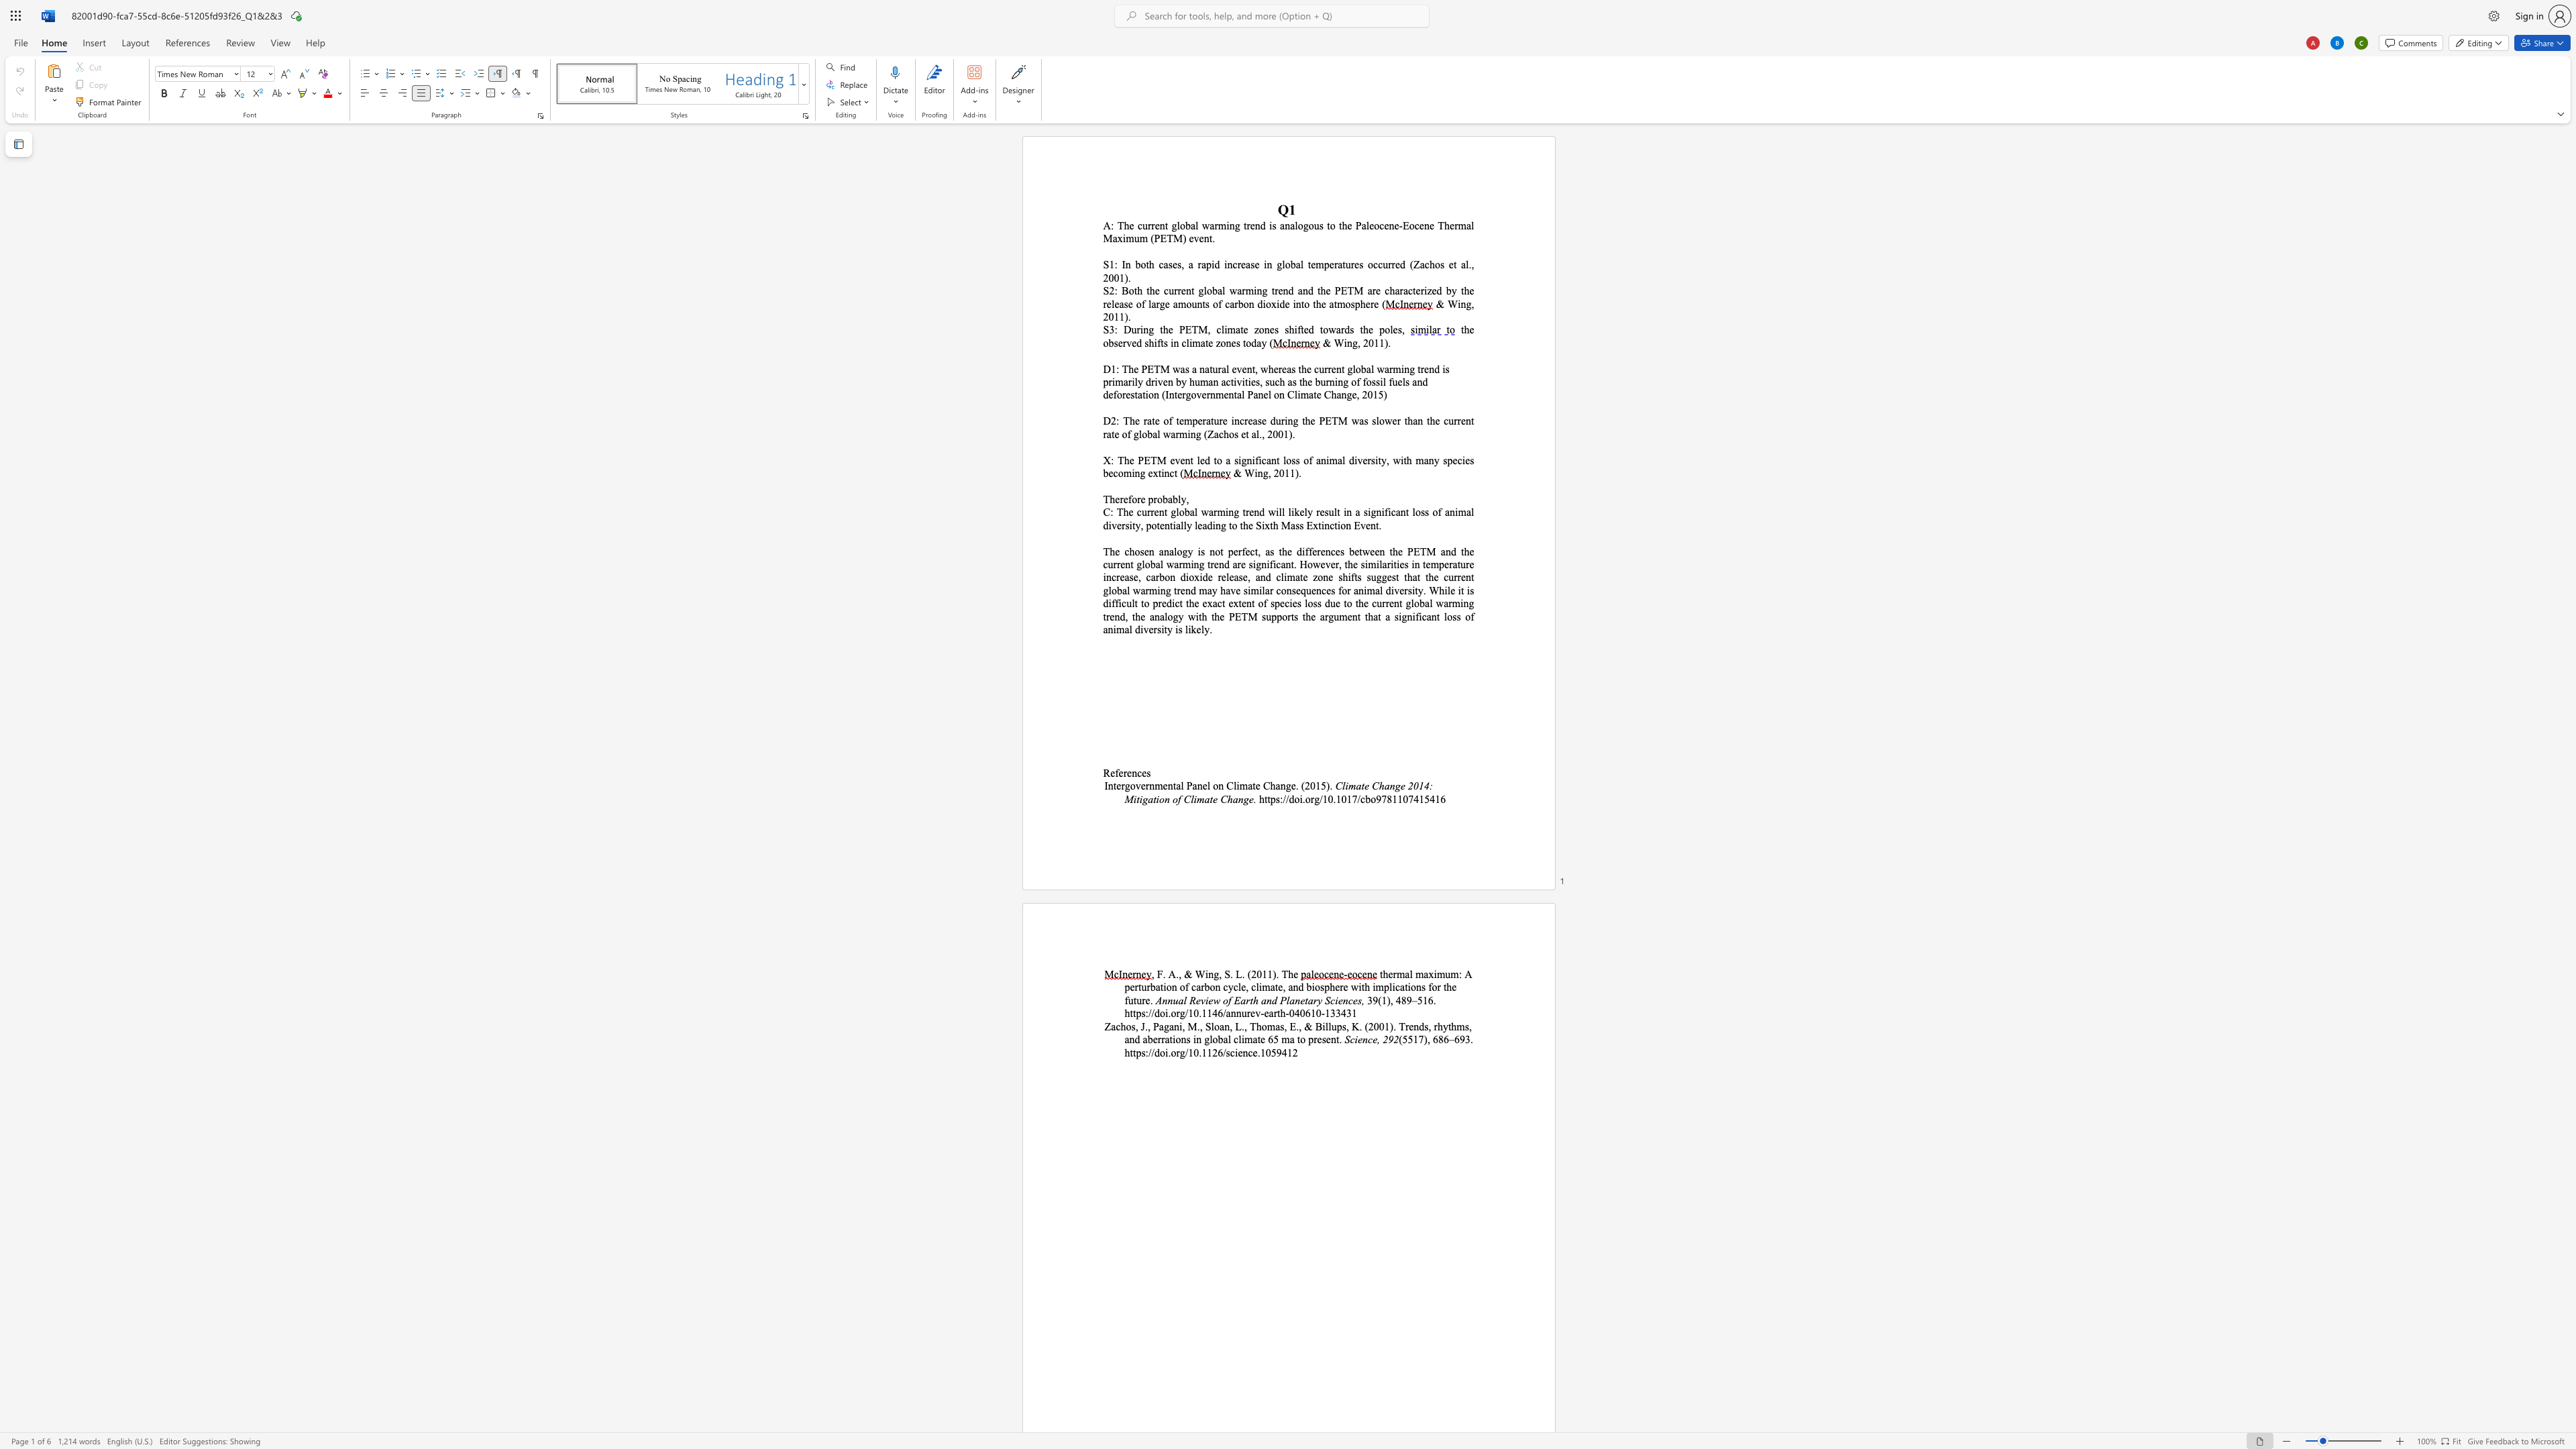  What do you see at coordinates (1399, 459) in the screenshot?
I see `the space between the continuous character "w" and "i" in the text` at bounding box center [1399, 459].